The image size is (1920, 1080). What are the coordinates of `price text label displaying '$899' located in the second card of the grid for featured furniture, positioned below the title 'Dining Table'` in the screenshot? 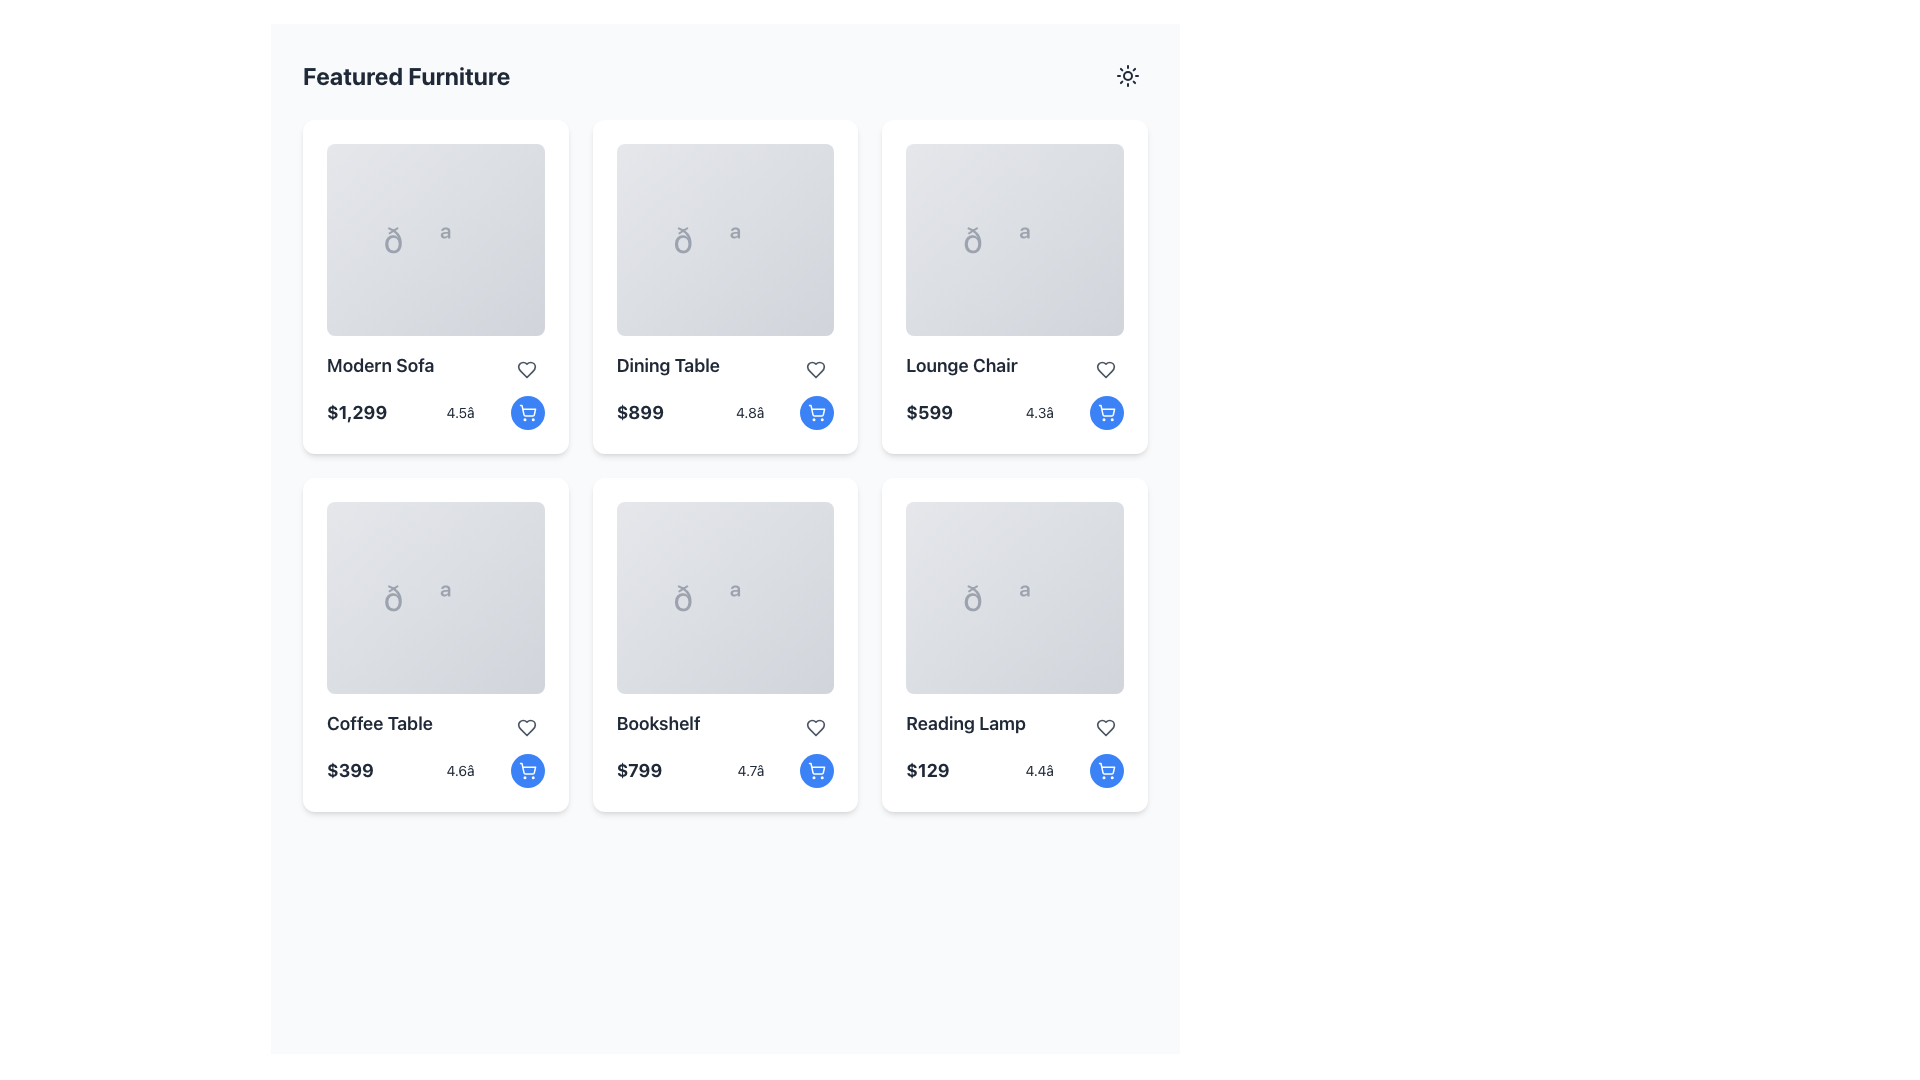 It's located at (640, 411).